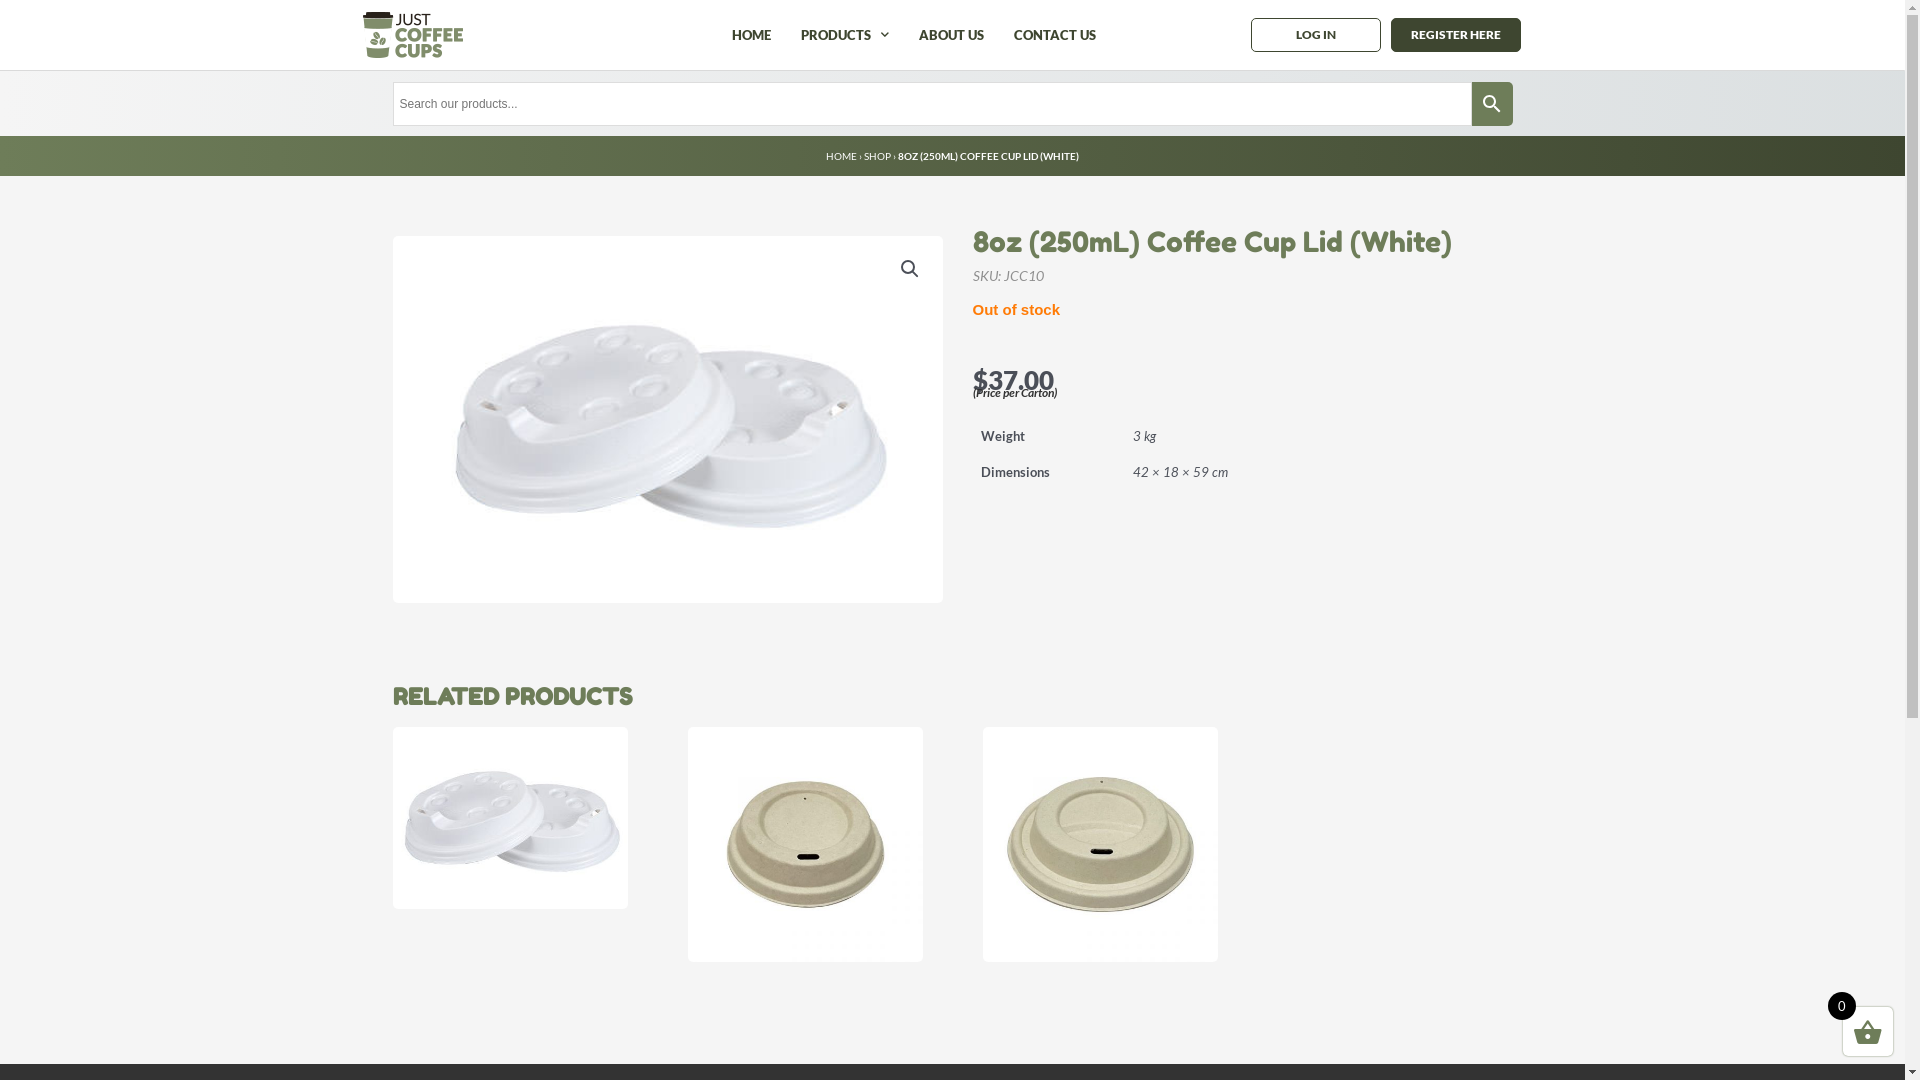 The height and width of the screenshot is (1080, 1920). Describe the element at coordinates (1390, 34) in the screenshot. I see `'REGISTER HERE'` at that location.